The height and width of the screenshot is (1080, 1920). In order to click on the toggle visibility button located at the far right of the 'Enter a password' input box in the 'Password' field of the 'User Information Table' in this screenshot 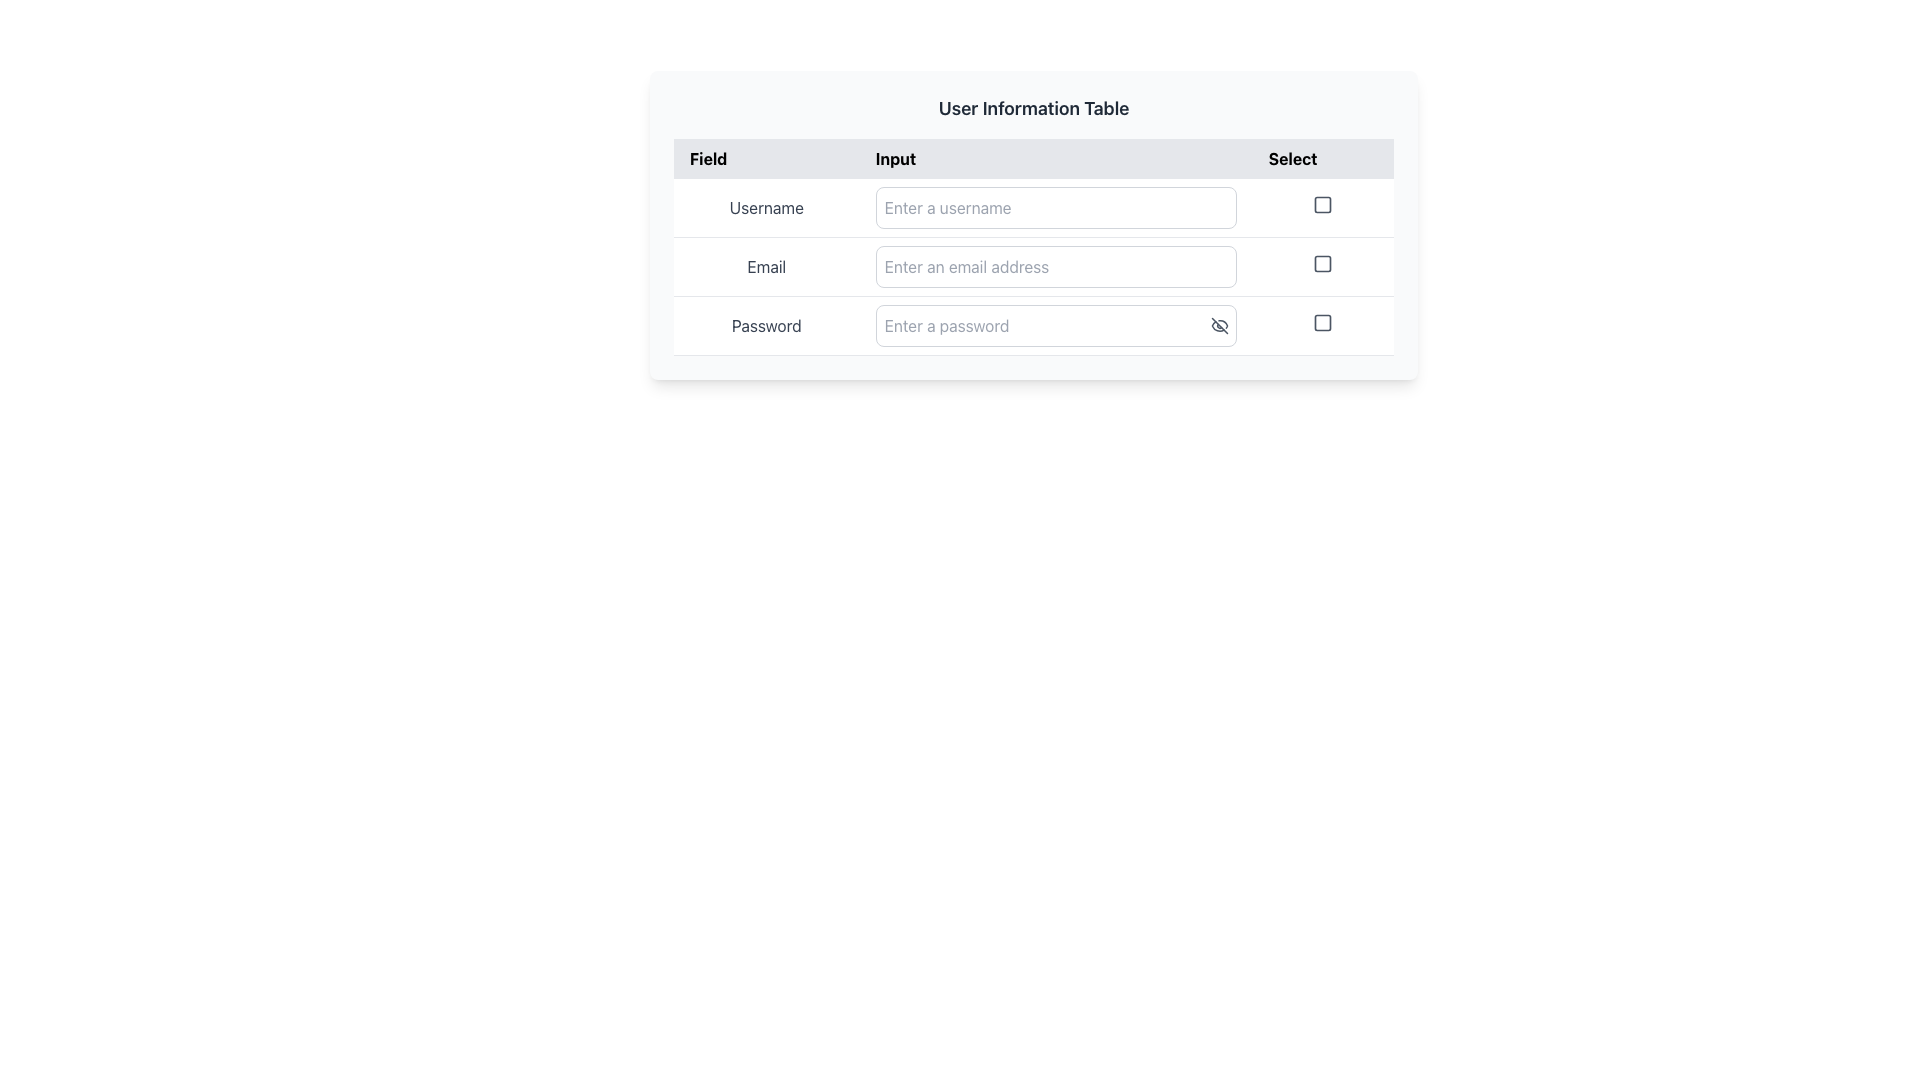, I will do `click(1222, 325)`.